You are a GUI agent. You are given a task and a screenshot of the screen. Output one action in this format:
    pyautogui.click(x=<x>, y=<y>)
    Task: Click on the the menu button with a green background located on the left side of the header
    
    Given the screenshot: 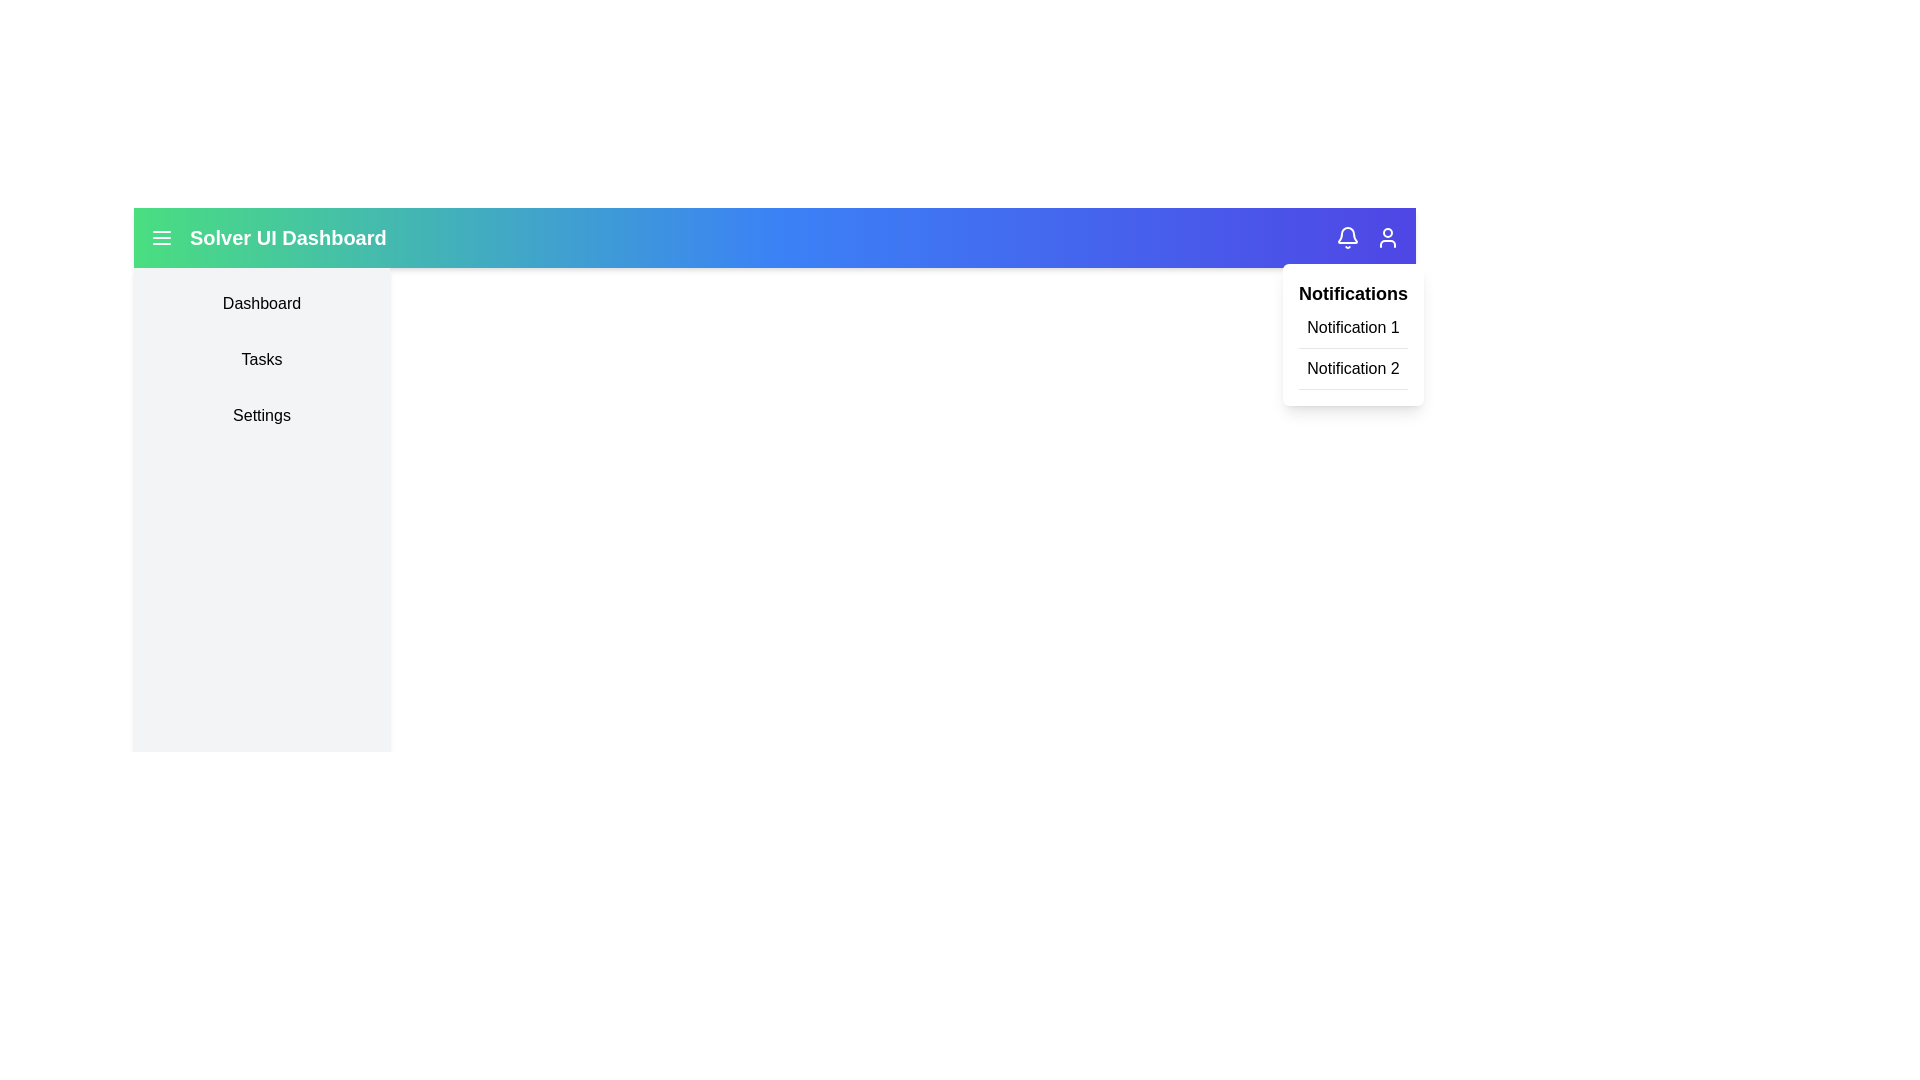 What is the action you would take?
    pyautogui.click(x=162, y=237)
    